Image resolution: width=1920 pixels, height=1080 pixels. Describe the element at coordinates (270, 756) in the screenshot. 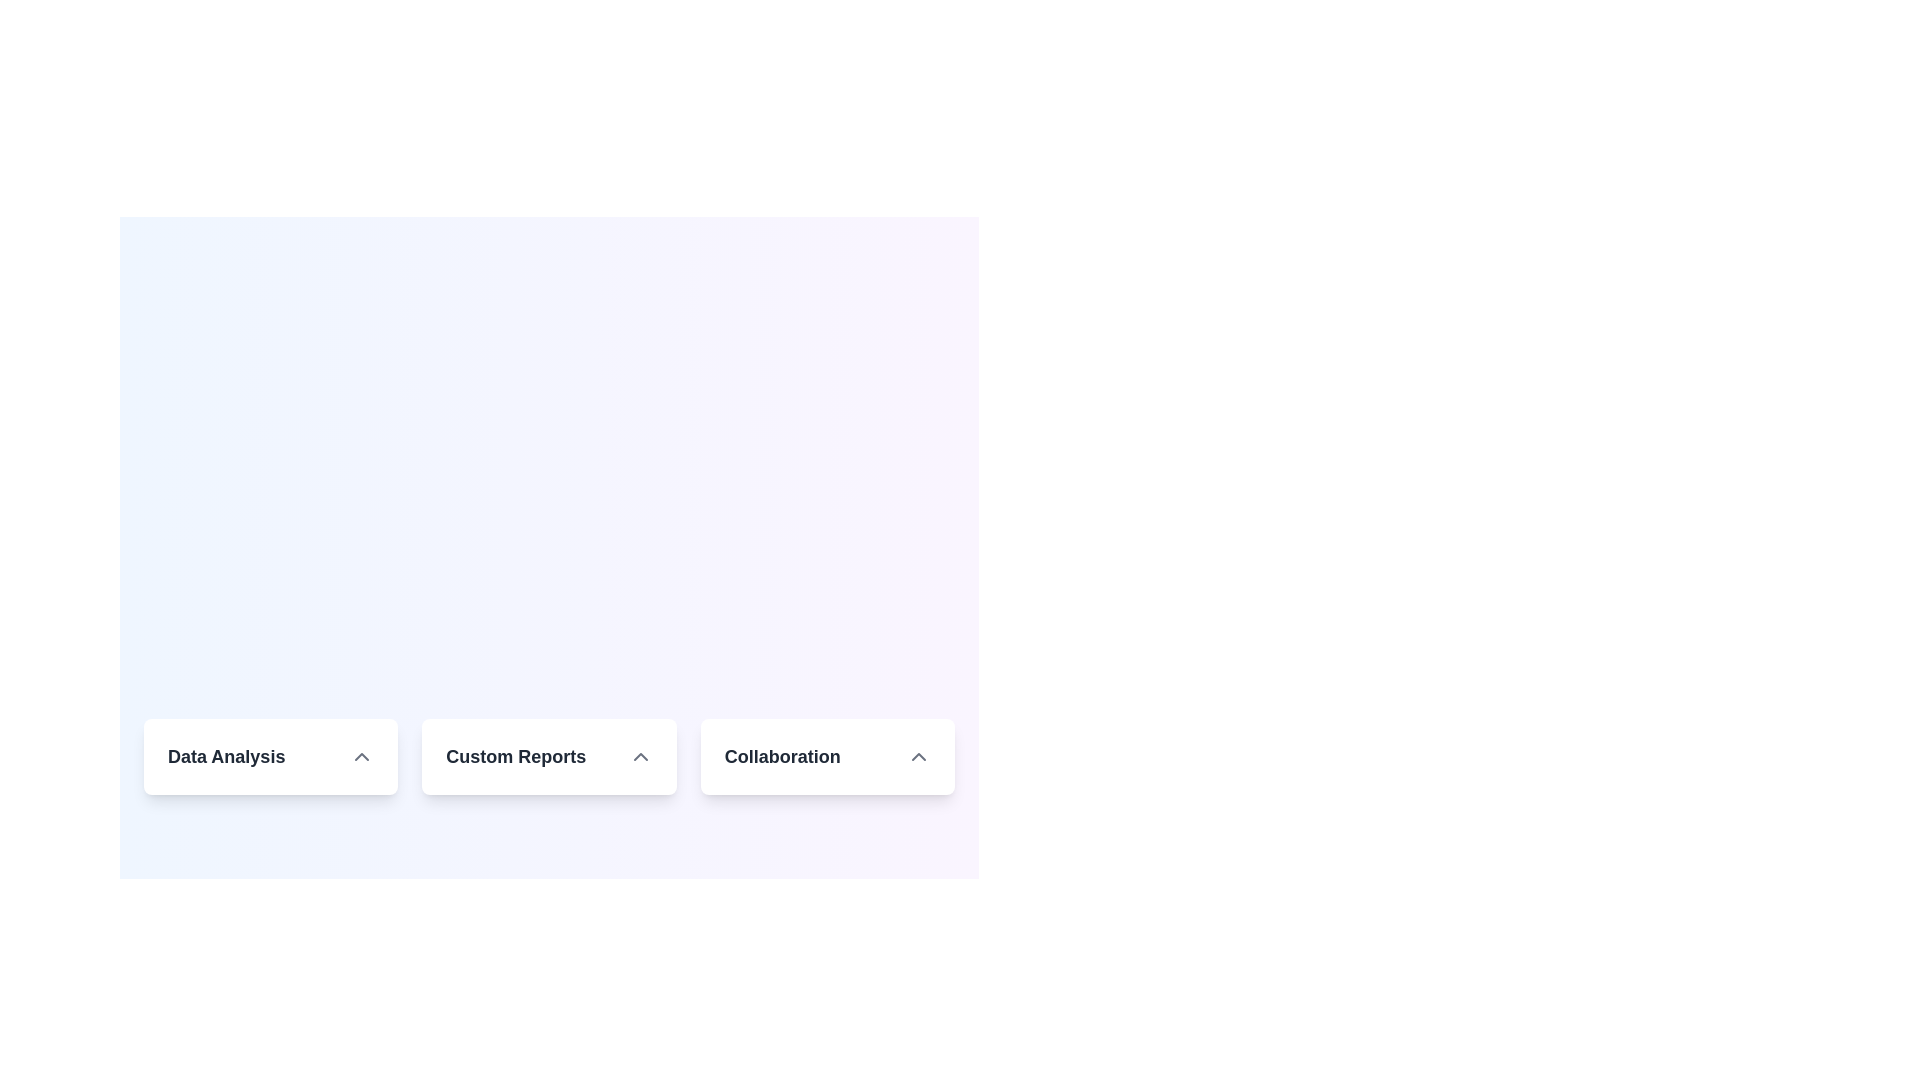

I see `the leftmost button in the horizontal layout` at that location.